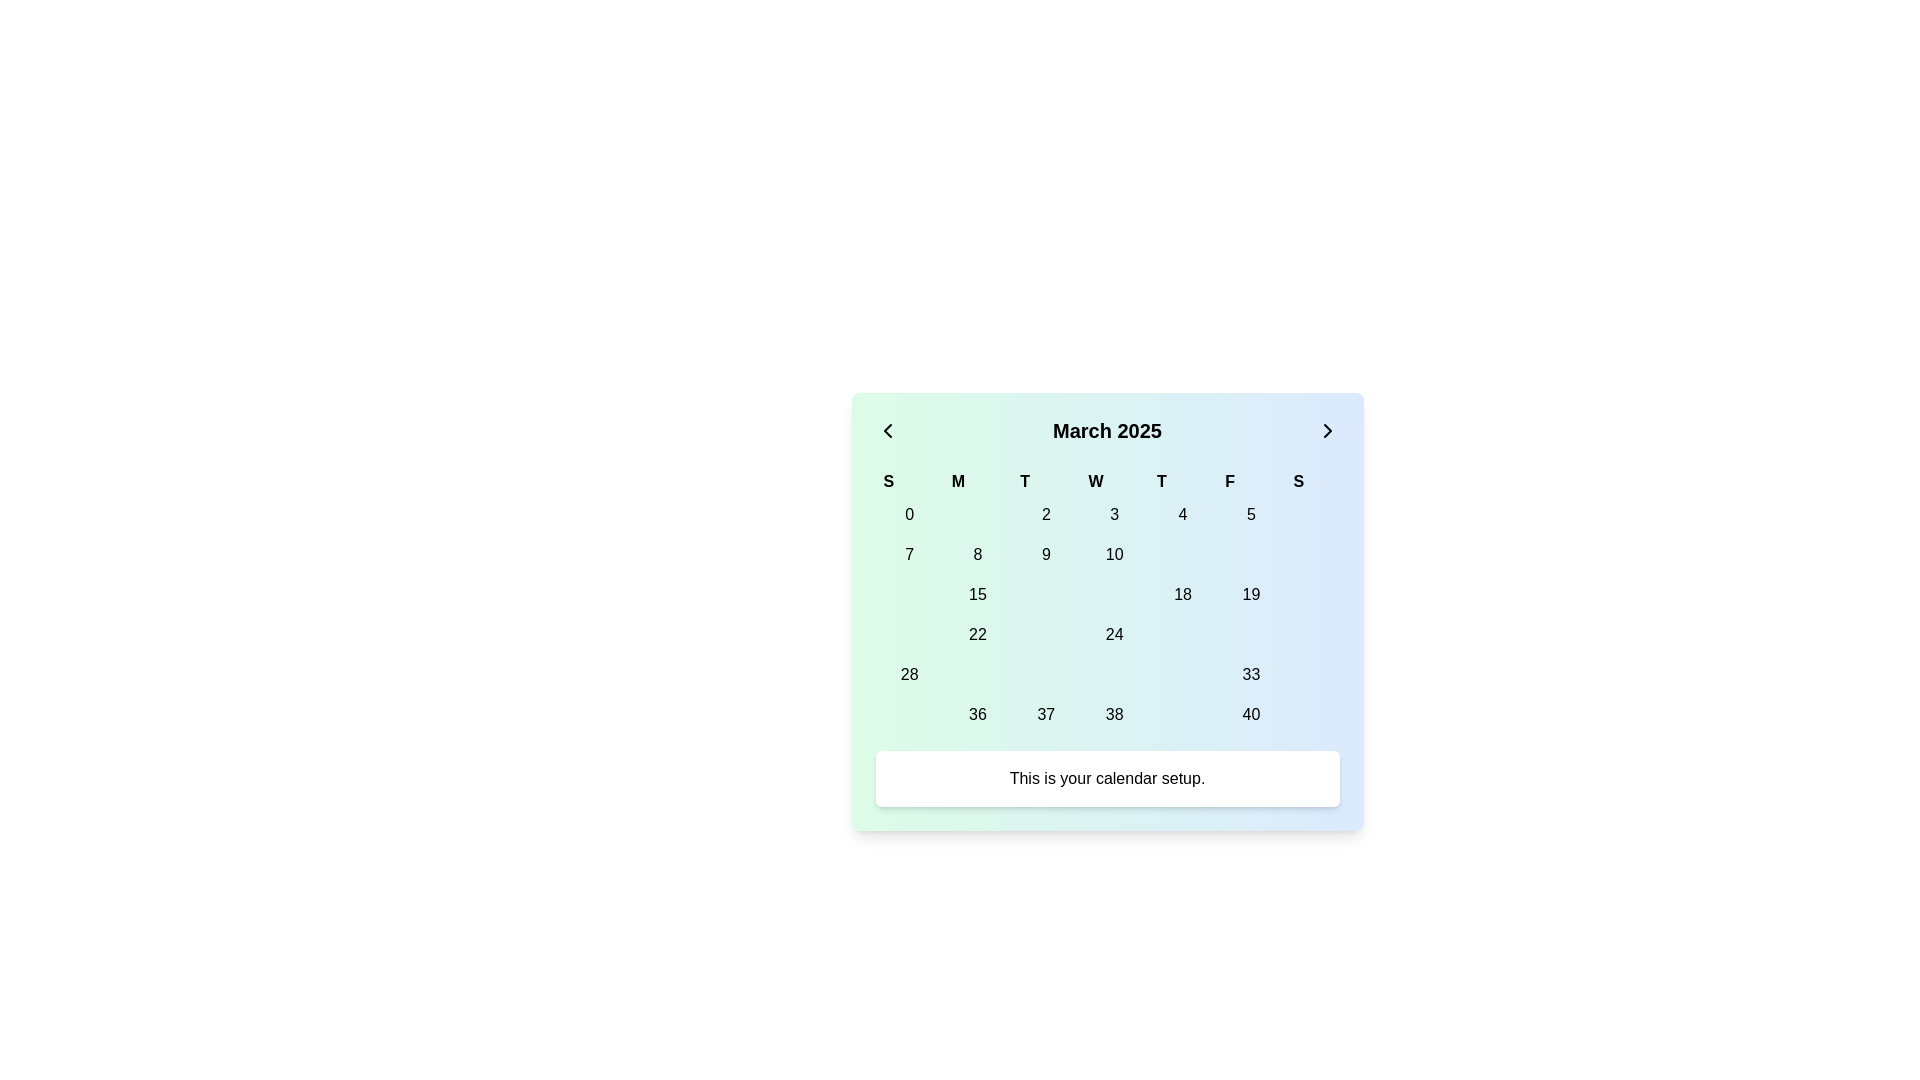 This screenshot has width=1920, height=1080. I want to click on the character '0' displayed in bold font within the first cell of the calendar grid in the date picker interface, so click(908, 514).